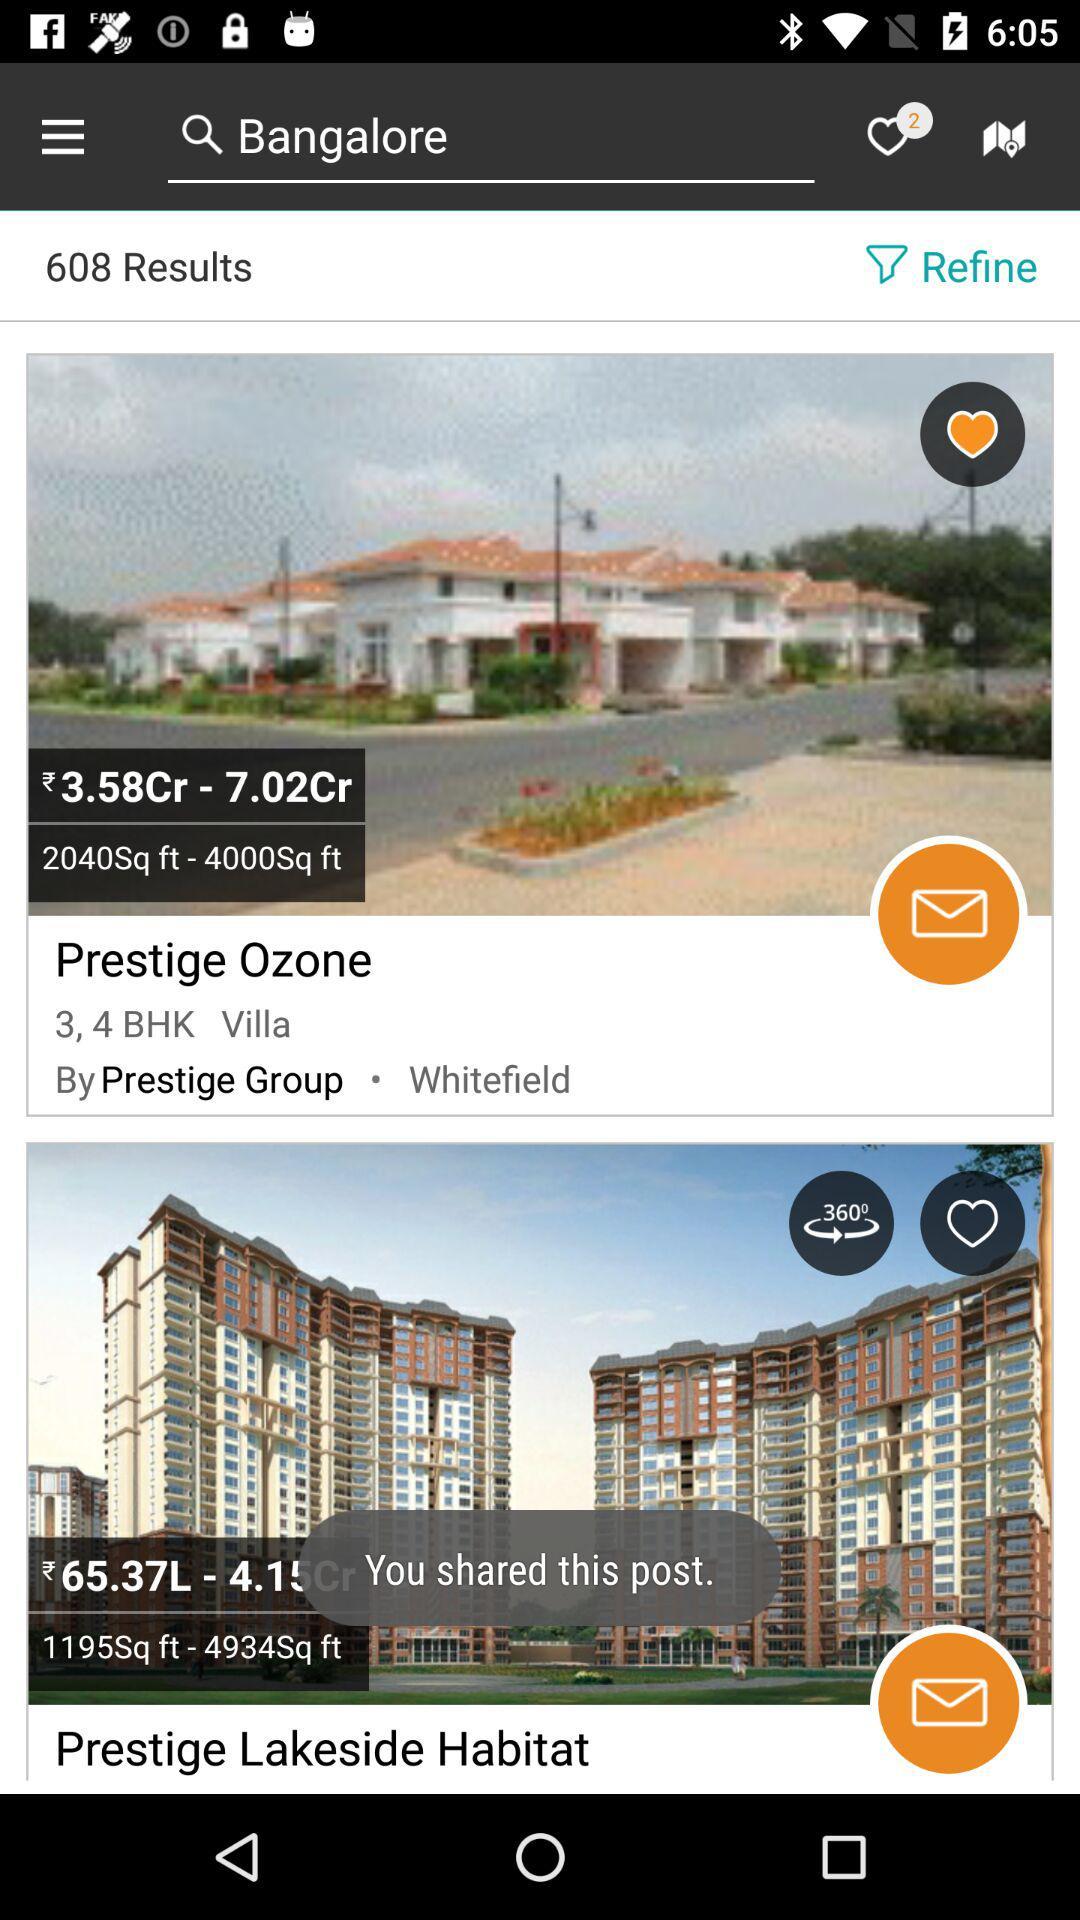 The height and width of the screenshot is (1920, 1080). I want to click on rotate image button, so click(841, 1222).